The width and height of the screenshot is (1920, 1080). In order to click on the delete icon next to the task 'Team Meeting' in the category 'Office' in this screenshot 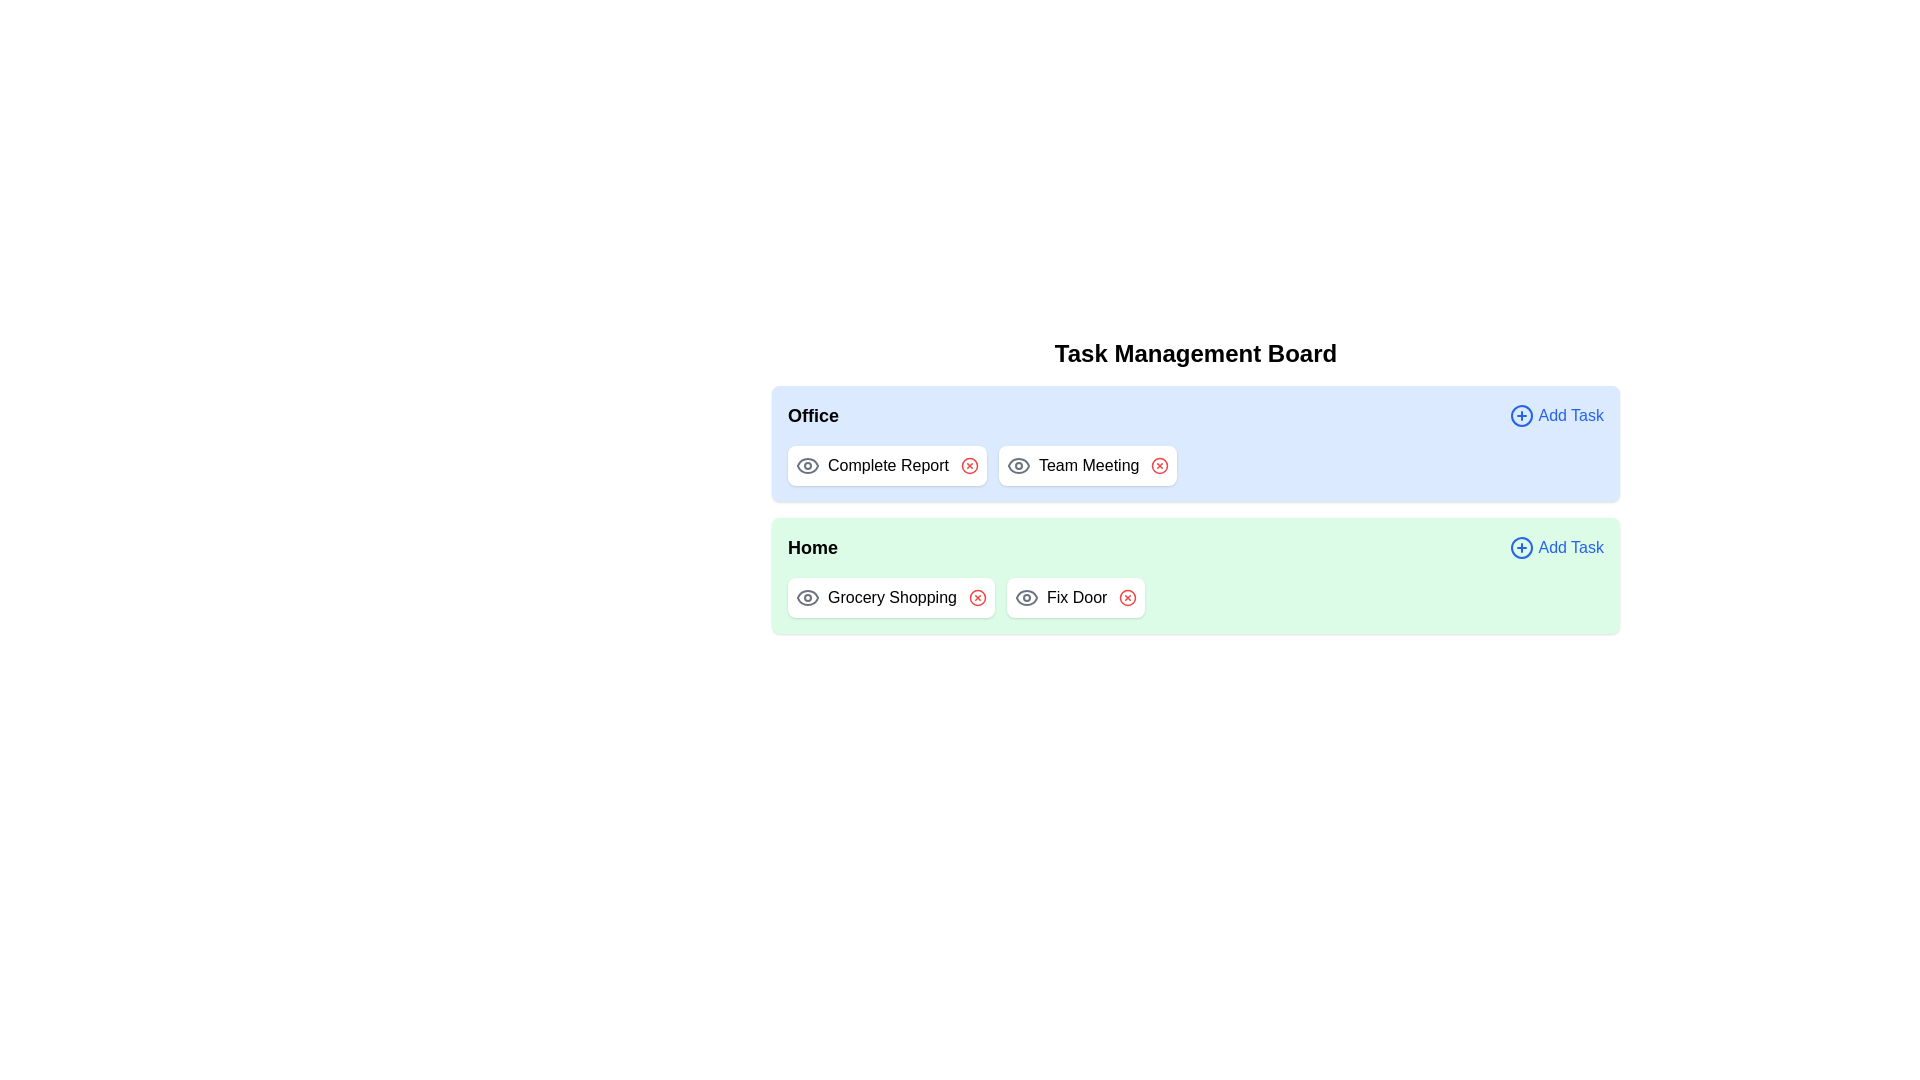, I will do `click(1160, 466)`.